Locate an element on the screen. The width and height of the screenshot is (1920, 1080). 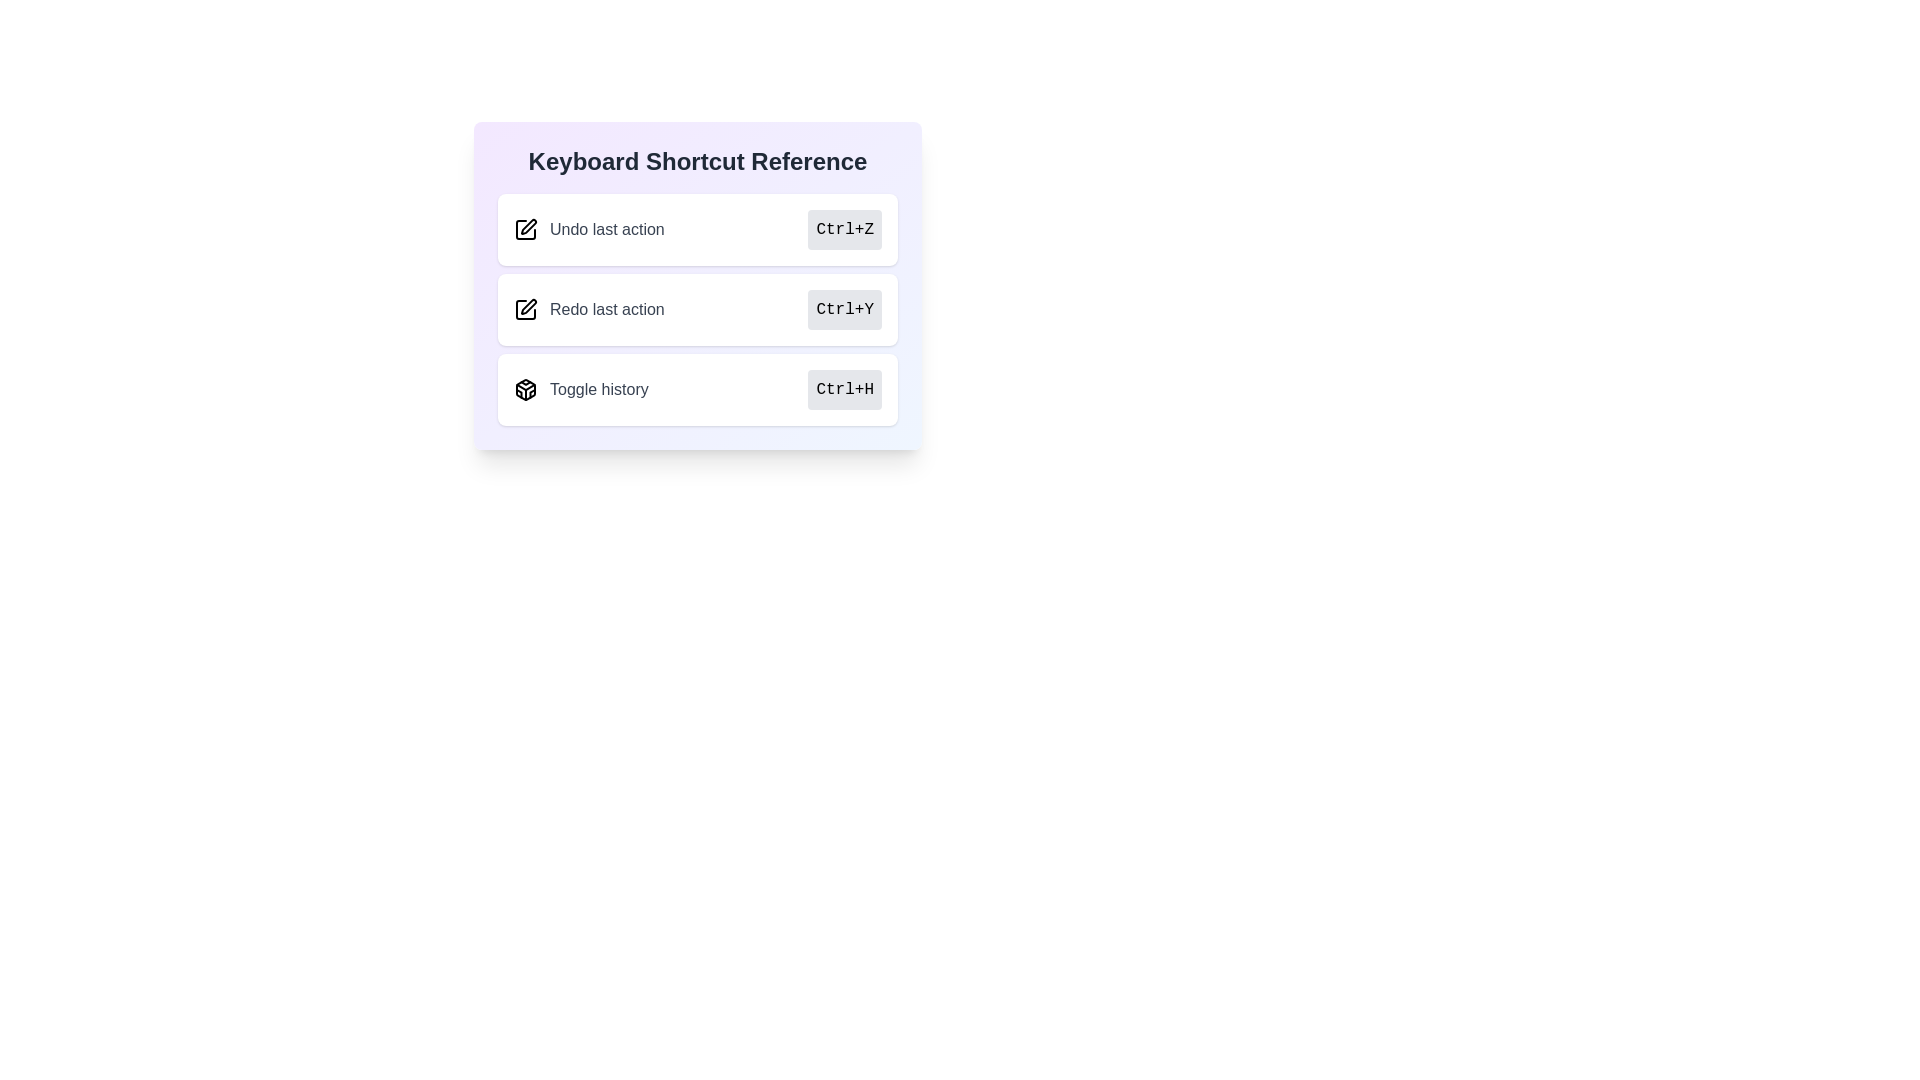
the 'Undo last action' information display element located under the 'Keyboard Shortcut Reference' title is located at coordinates (697, 229).